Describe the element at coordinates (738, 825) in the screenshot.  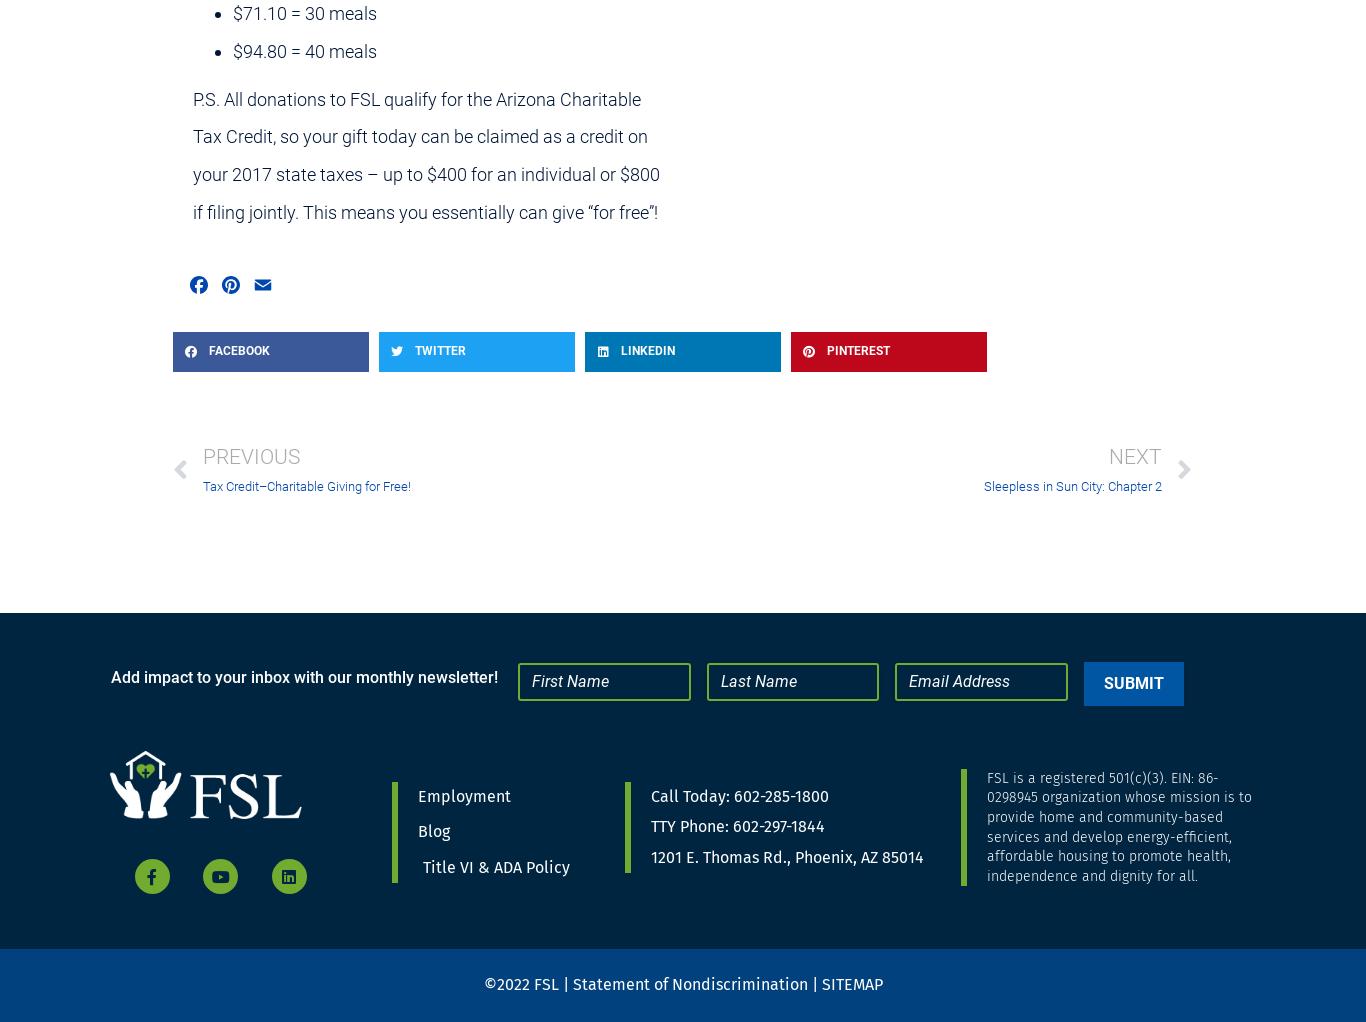
I see `'TTY Phone: 602-297-1844'` at that location.